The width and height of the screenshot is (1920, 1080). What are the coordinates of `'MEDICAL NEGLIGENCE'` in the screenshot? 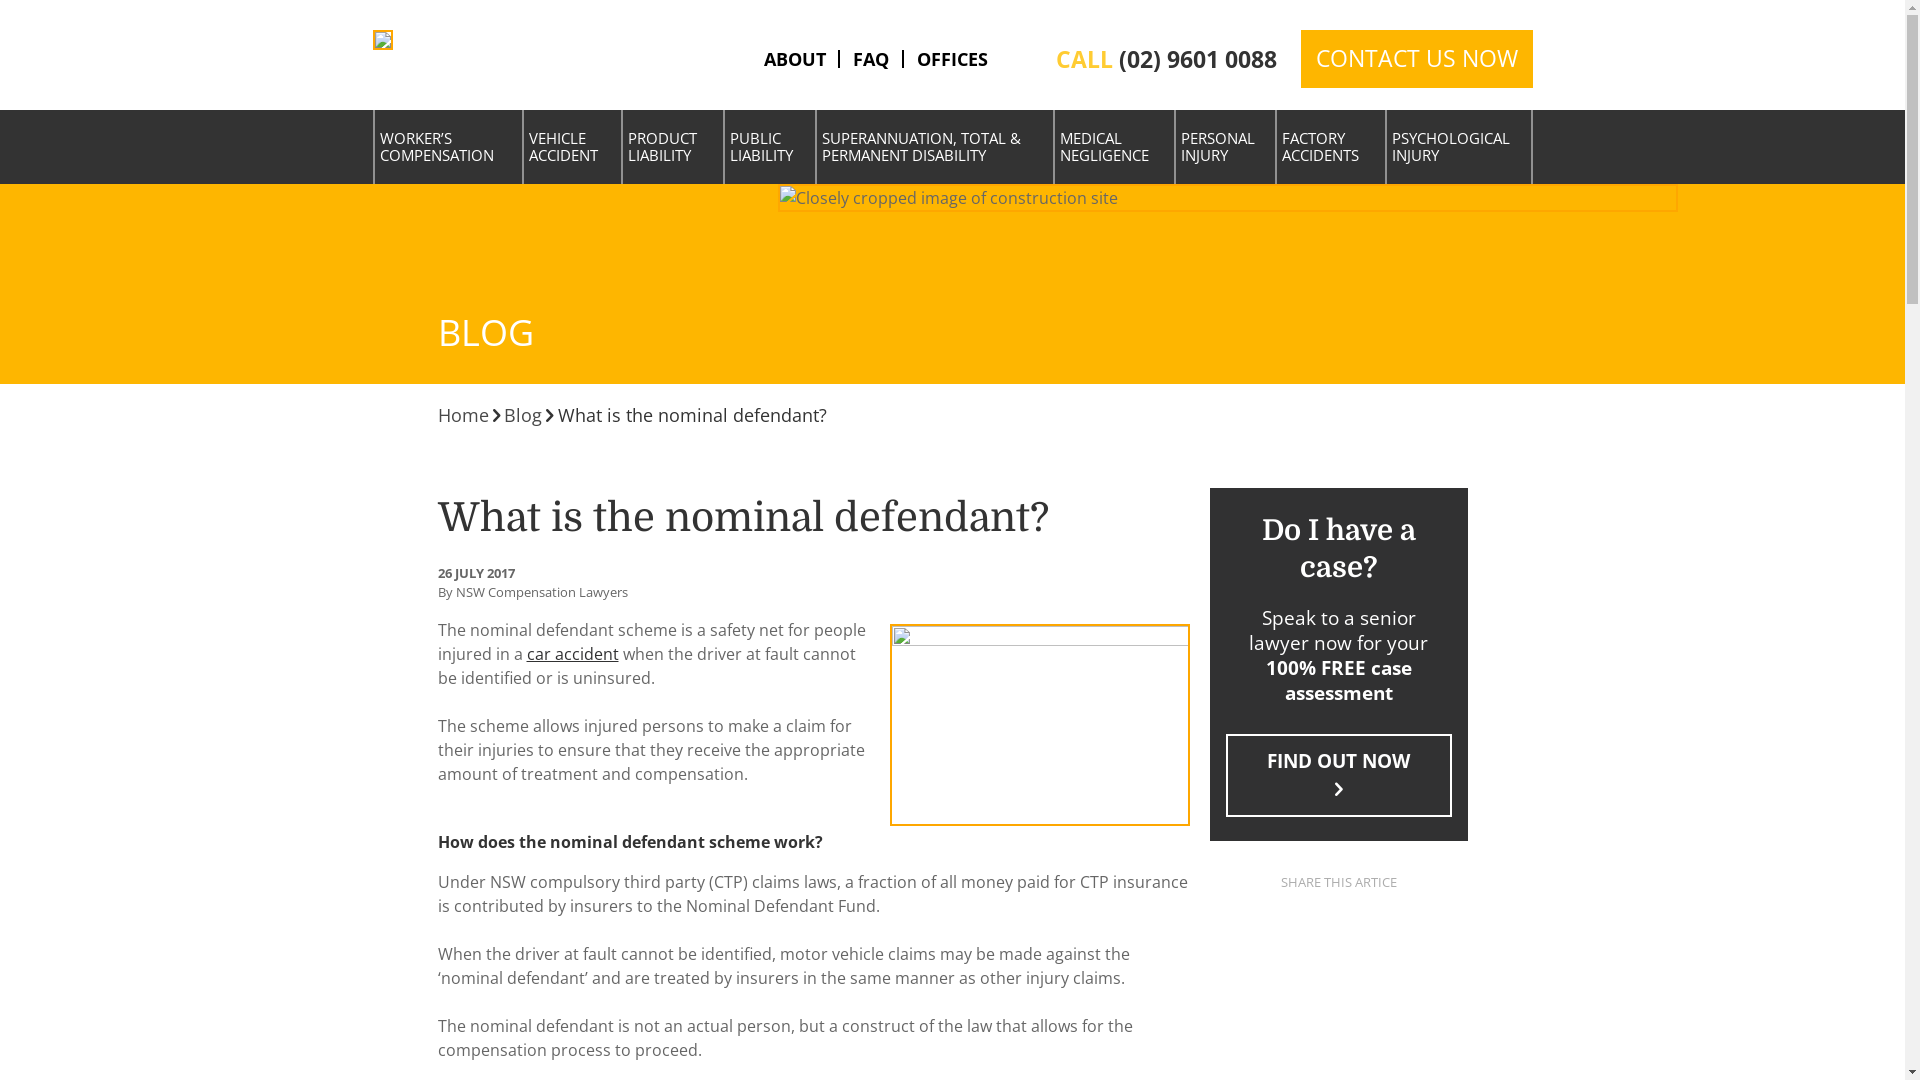 It's located at (1054, 146).